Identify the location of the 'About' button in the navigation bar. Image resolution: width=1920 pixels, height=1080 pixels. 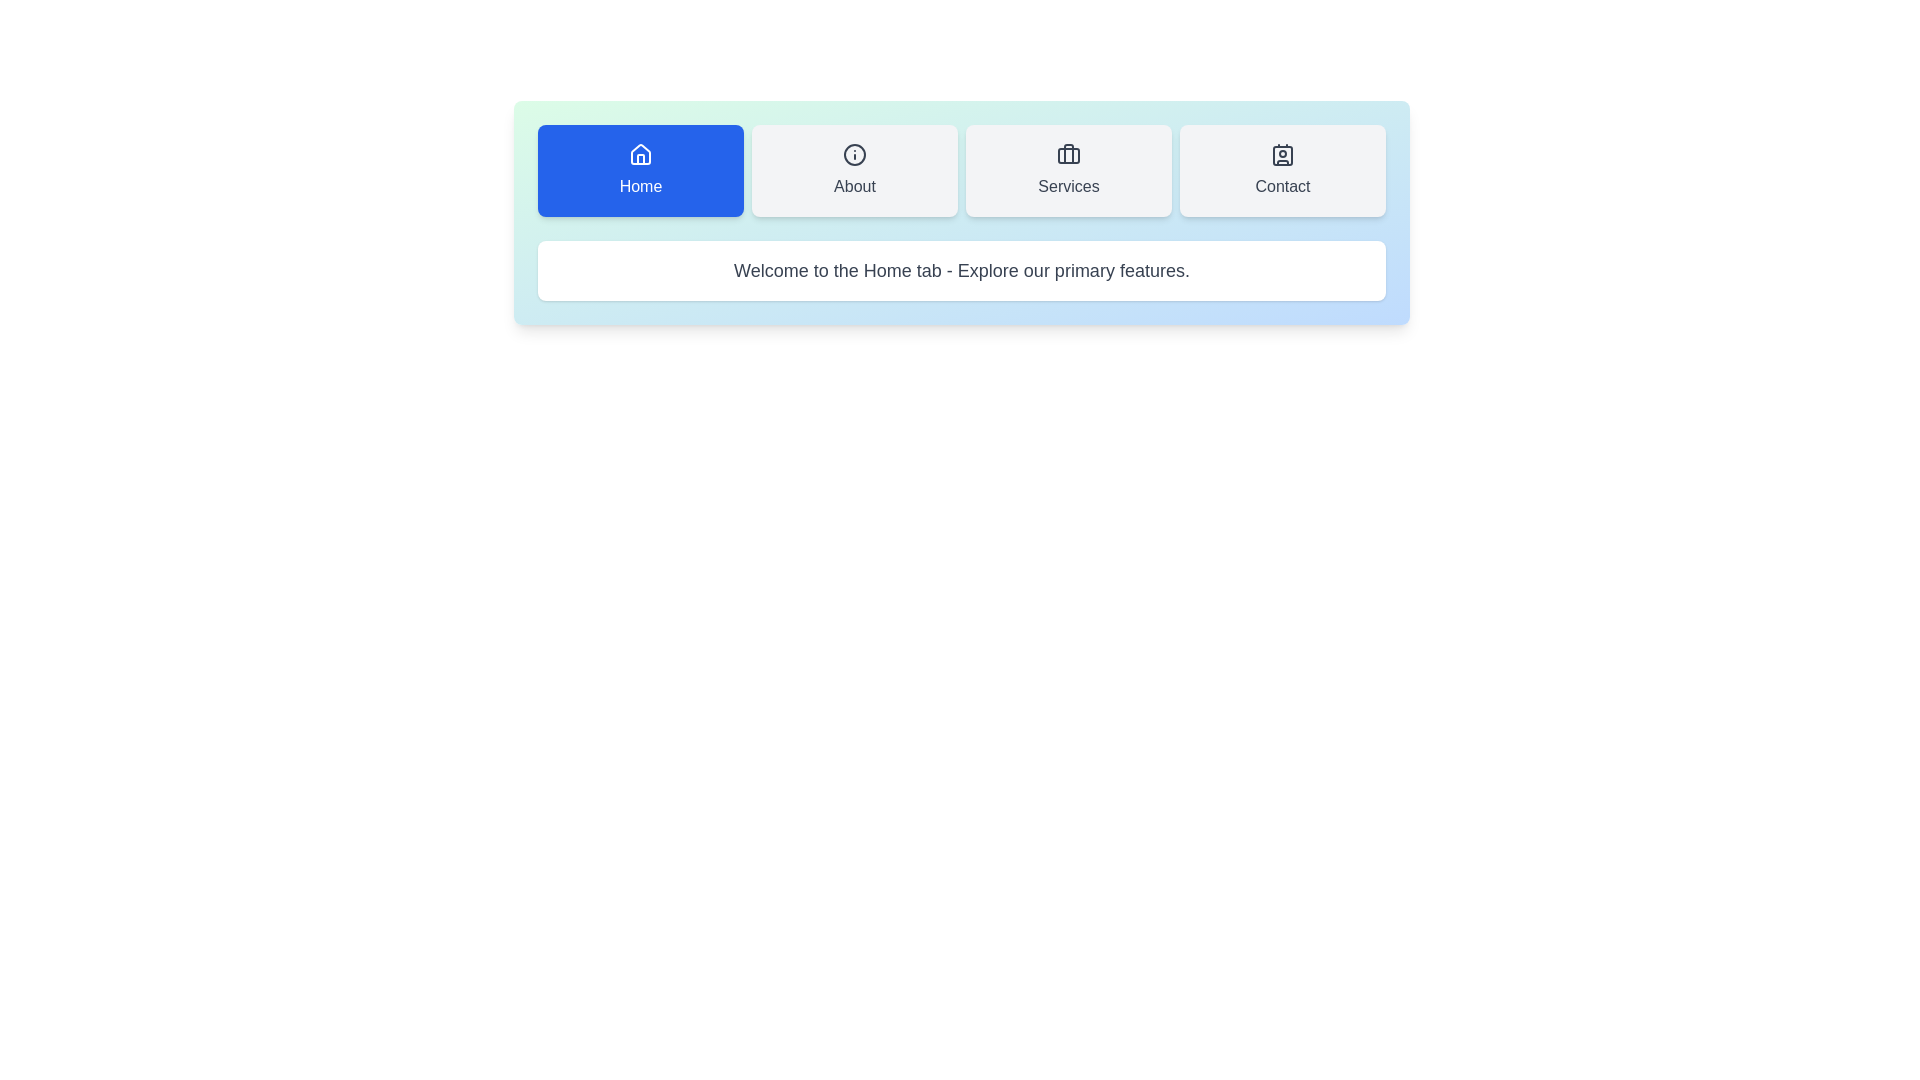
(854, 169).